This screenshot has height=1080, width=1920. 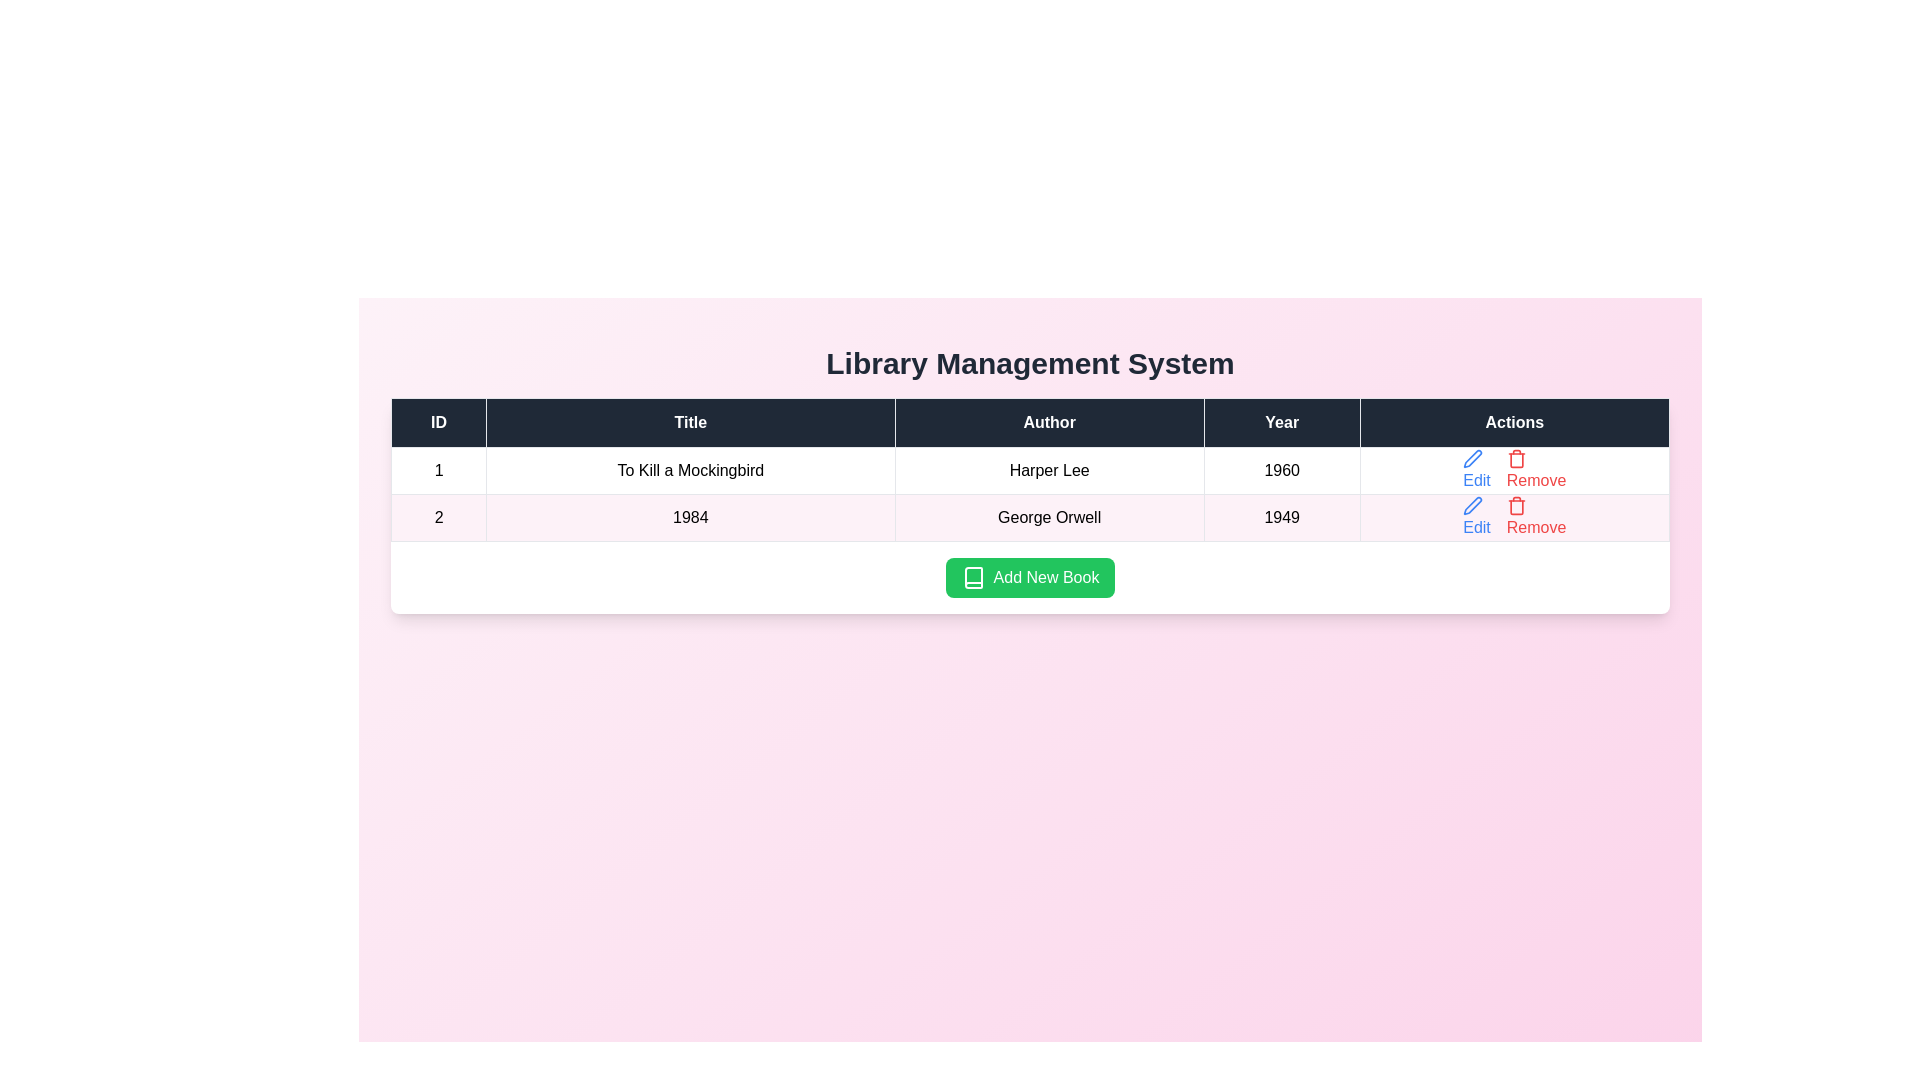 I want to click on the text label representing the publication year of the book 'To Kill a Mockingbird' located in the third column labeled 'Year' in the first row of the table, so click(x=1282, y=470).